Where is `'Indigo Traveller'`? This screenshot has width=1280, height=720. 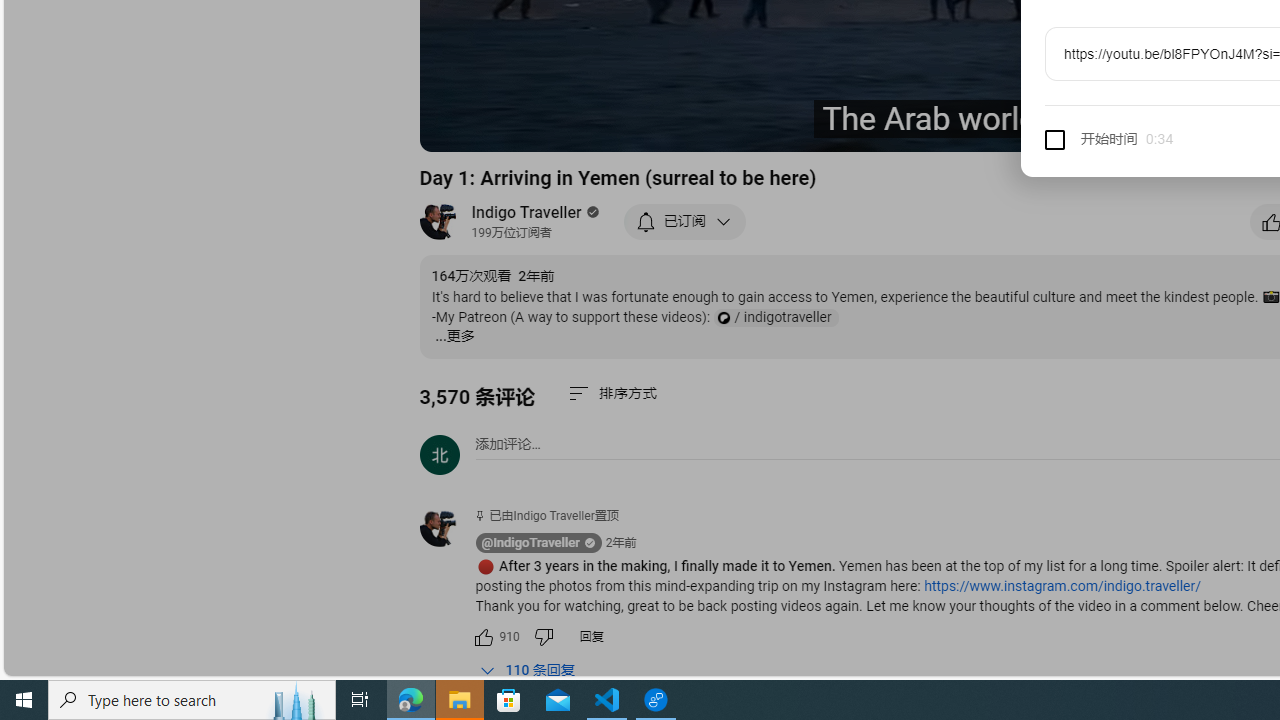 'Indigo Traveller' is located at coordinates (527, 212).